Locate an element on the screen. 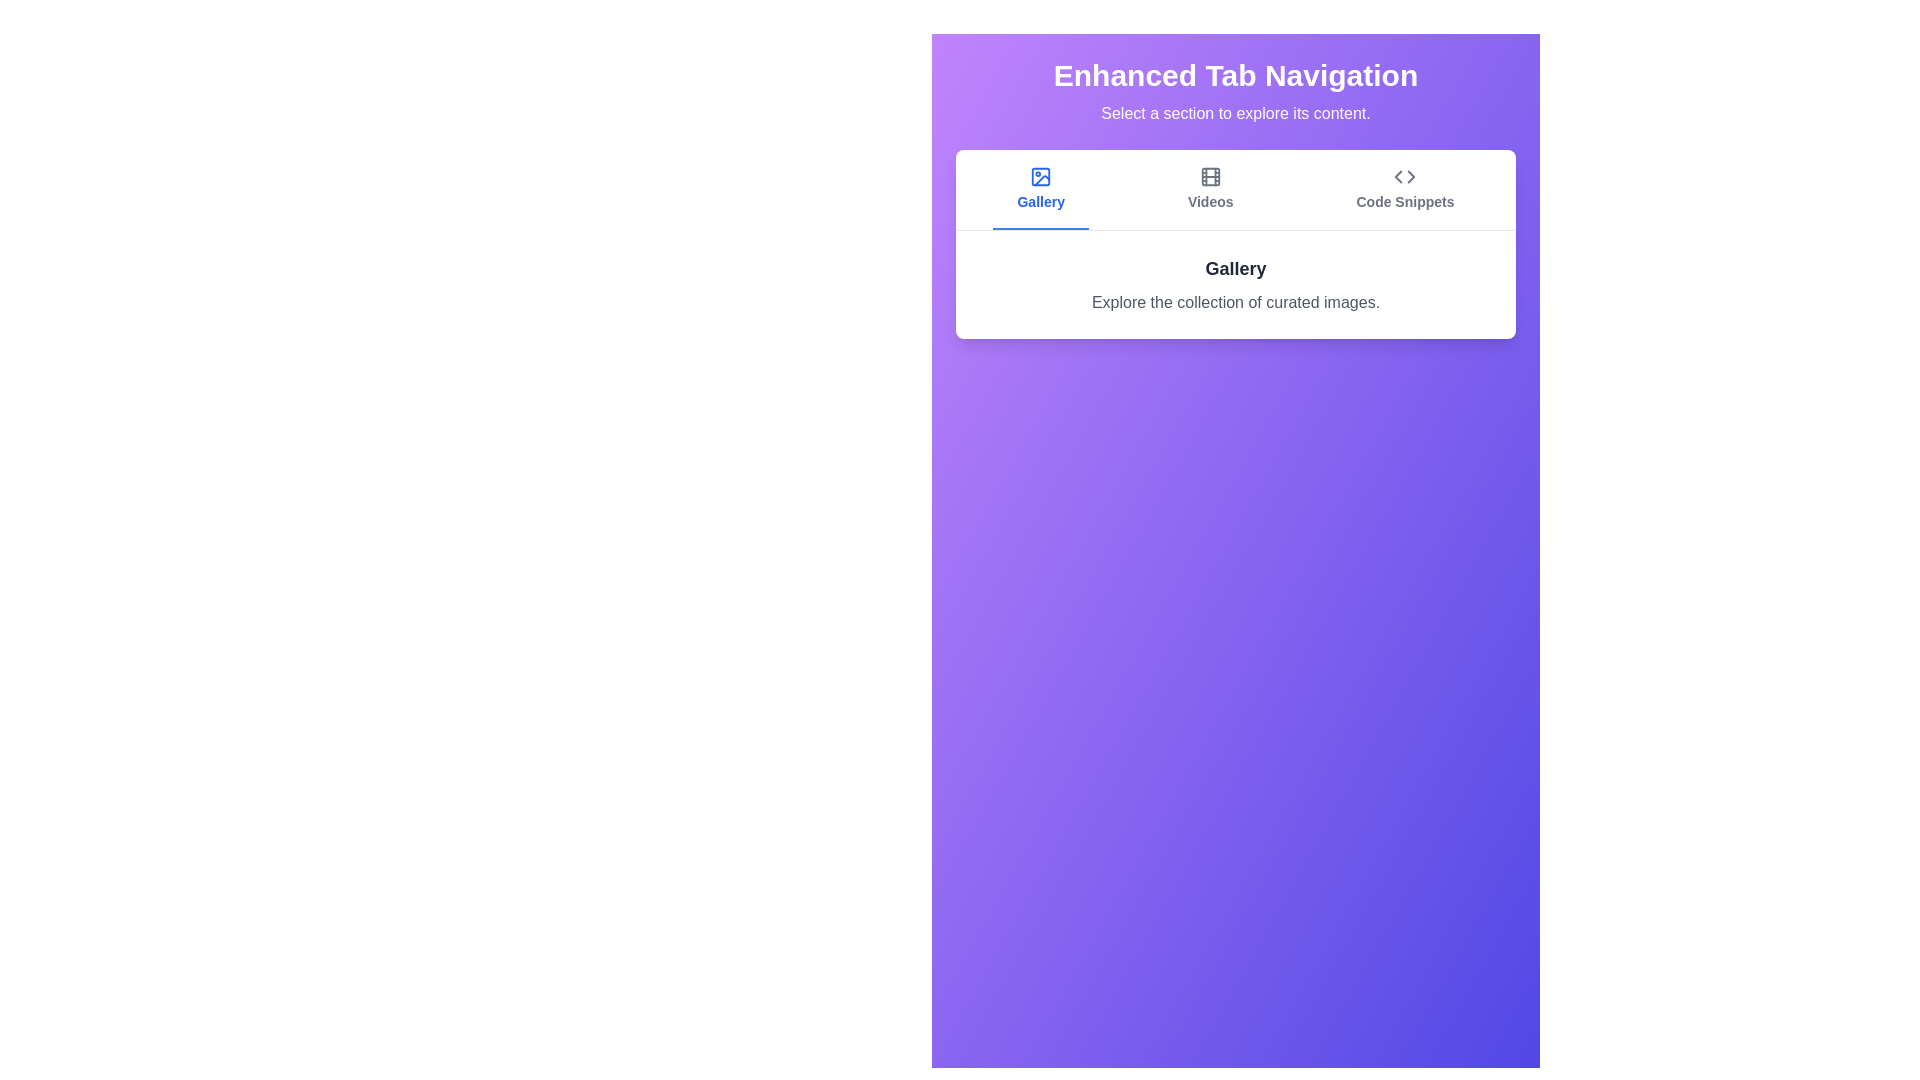  the icon of the Code Snippets tab is located at coordinates (1404, 176).